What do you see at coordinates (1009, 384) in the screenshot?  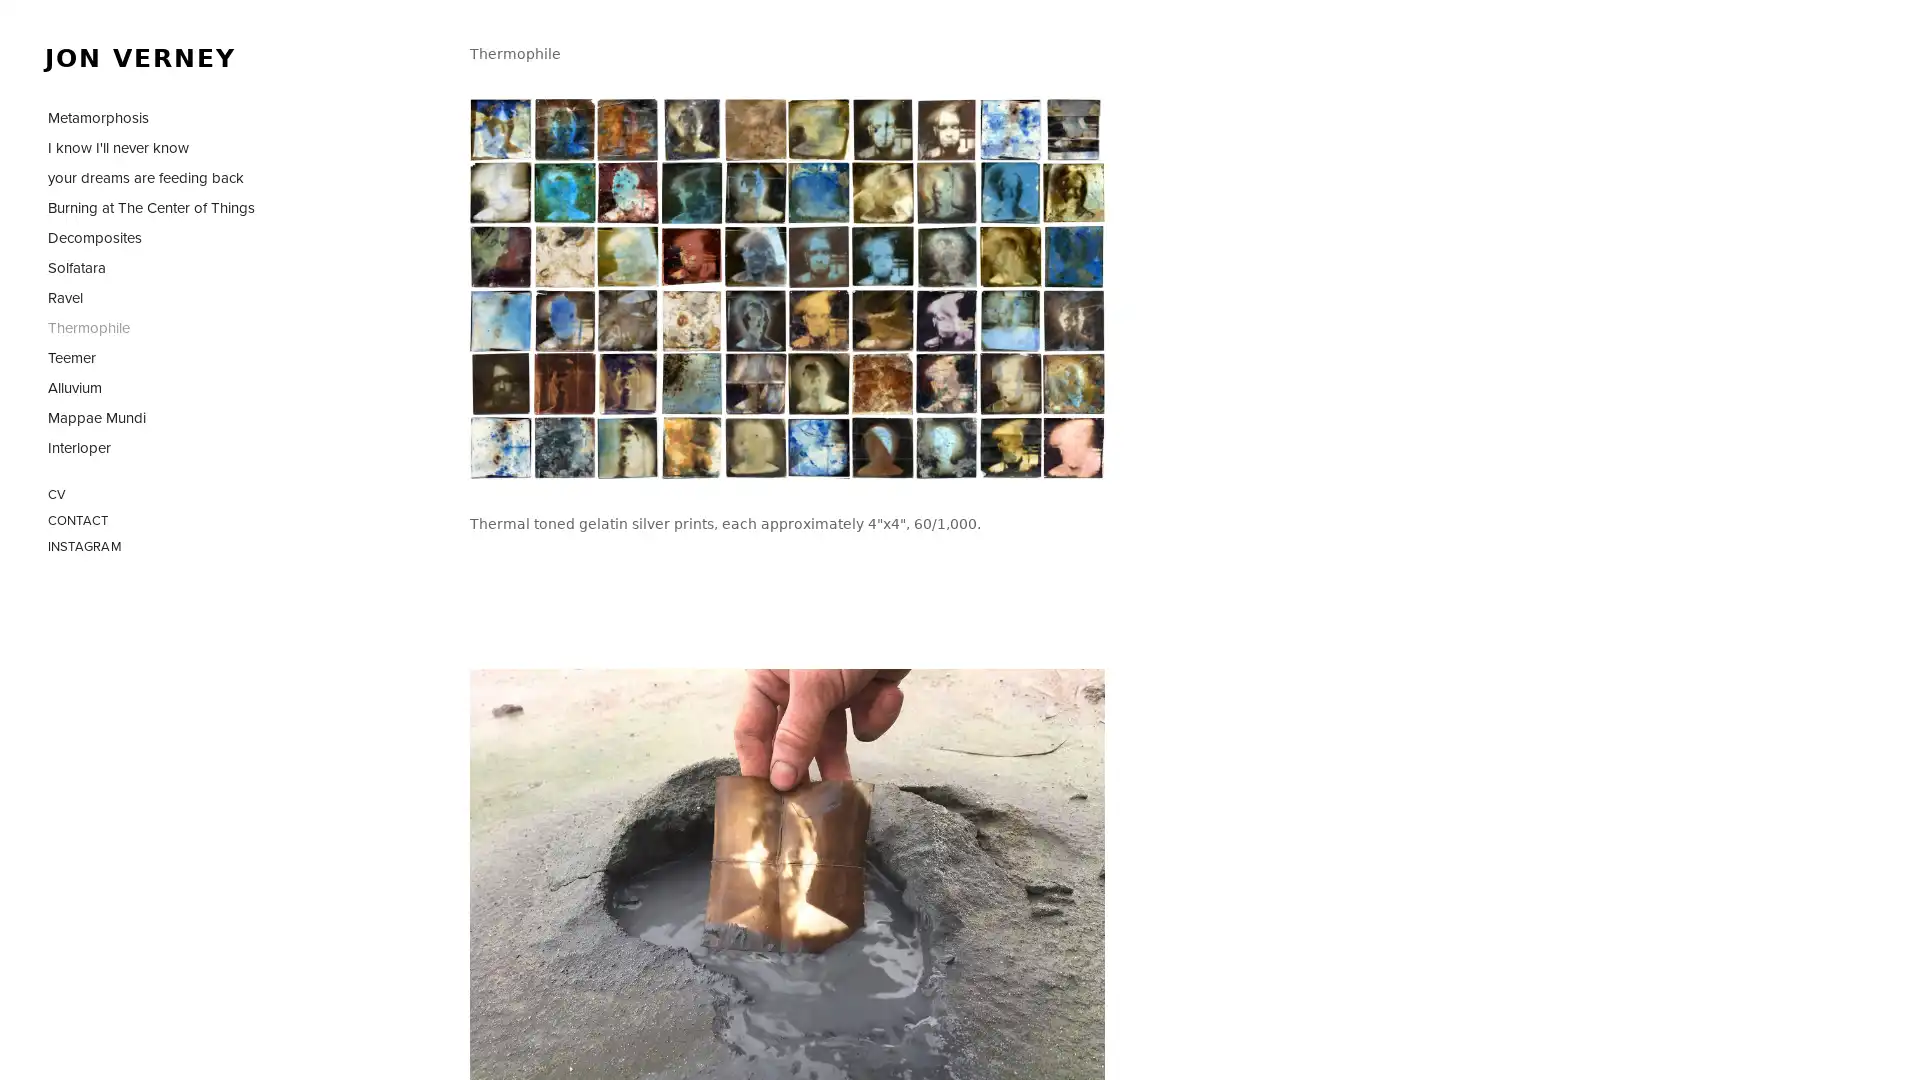 I see `View fullsize jon_verney_thermophile_24.jpg` at bounding box center [1009, 384].